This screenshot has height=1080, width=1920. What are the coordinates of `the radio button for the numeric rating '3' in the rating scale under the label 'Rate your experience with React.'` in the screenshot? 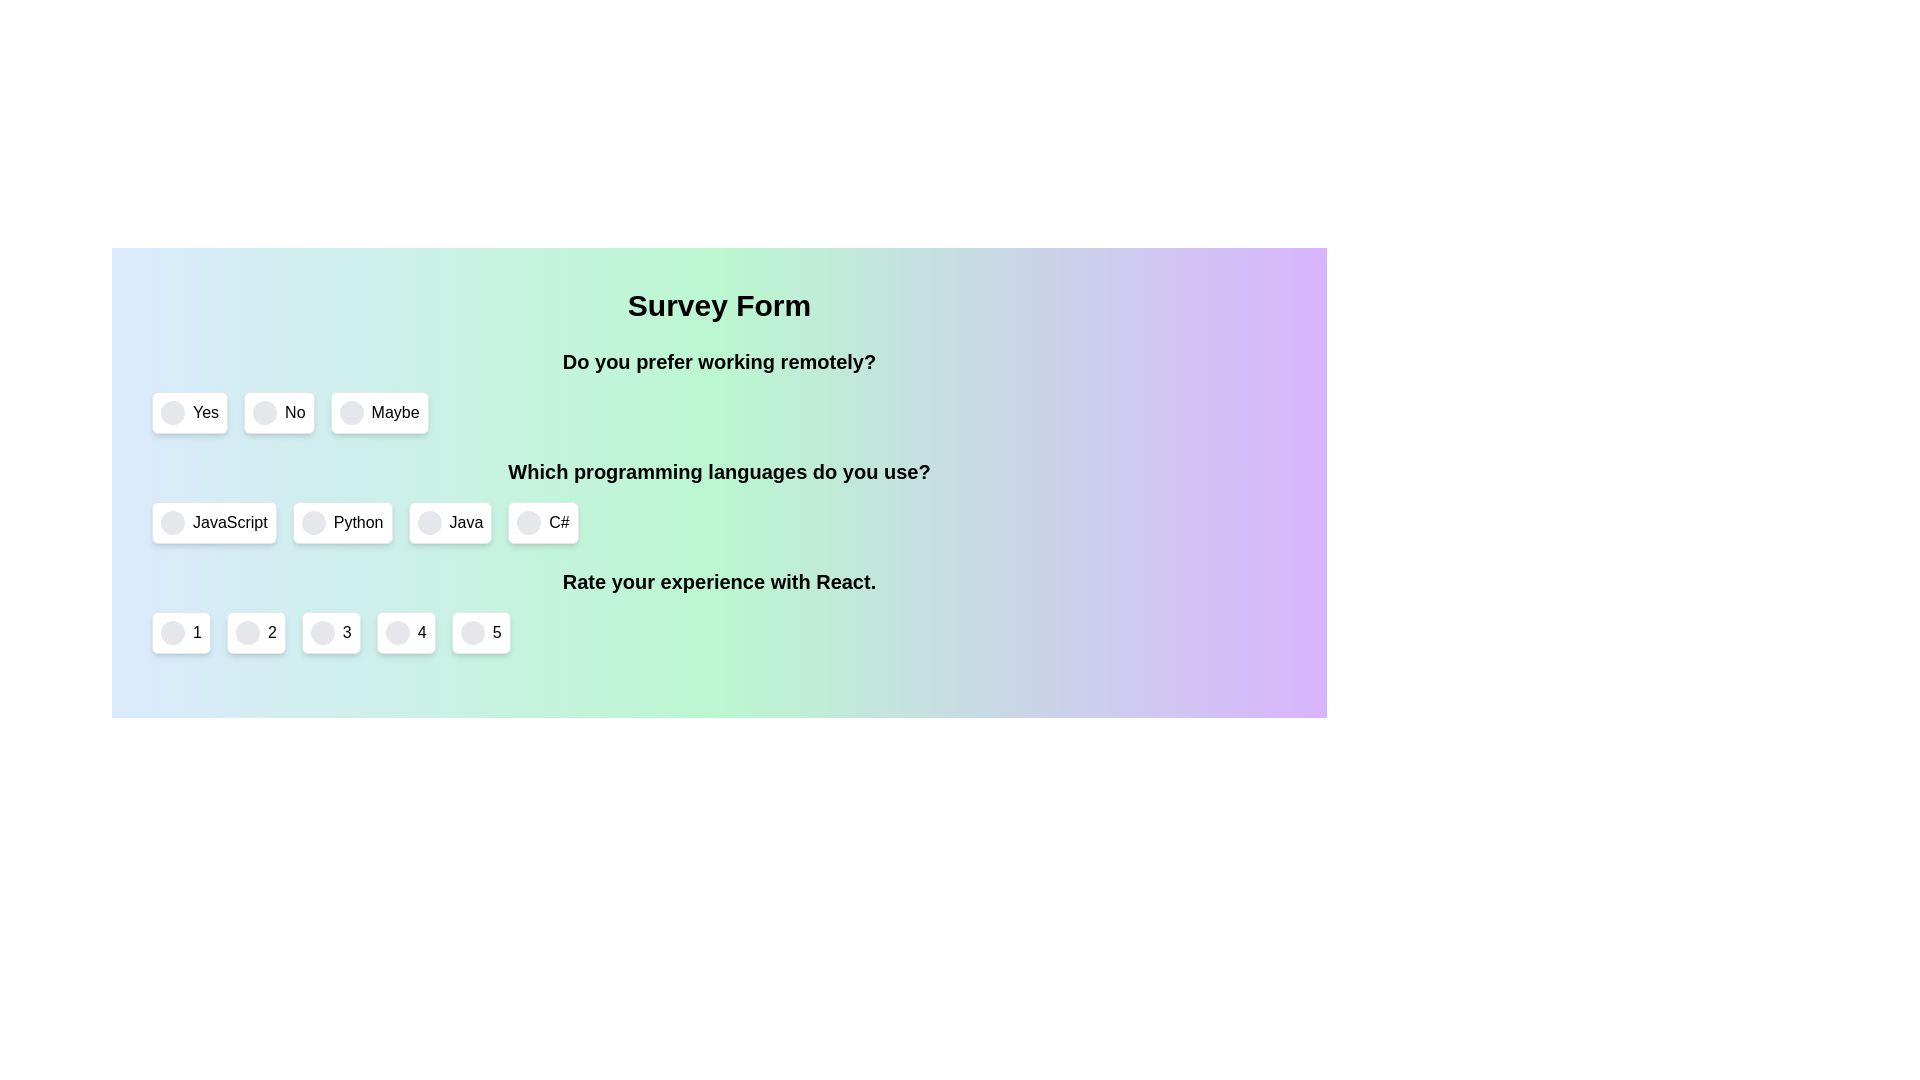 It's located at (331, 632).